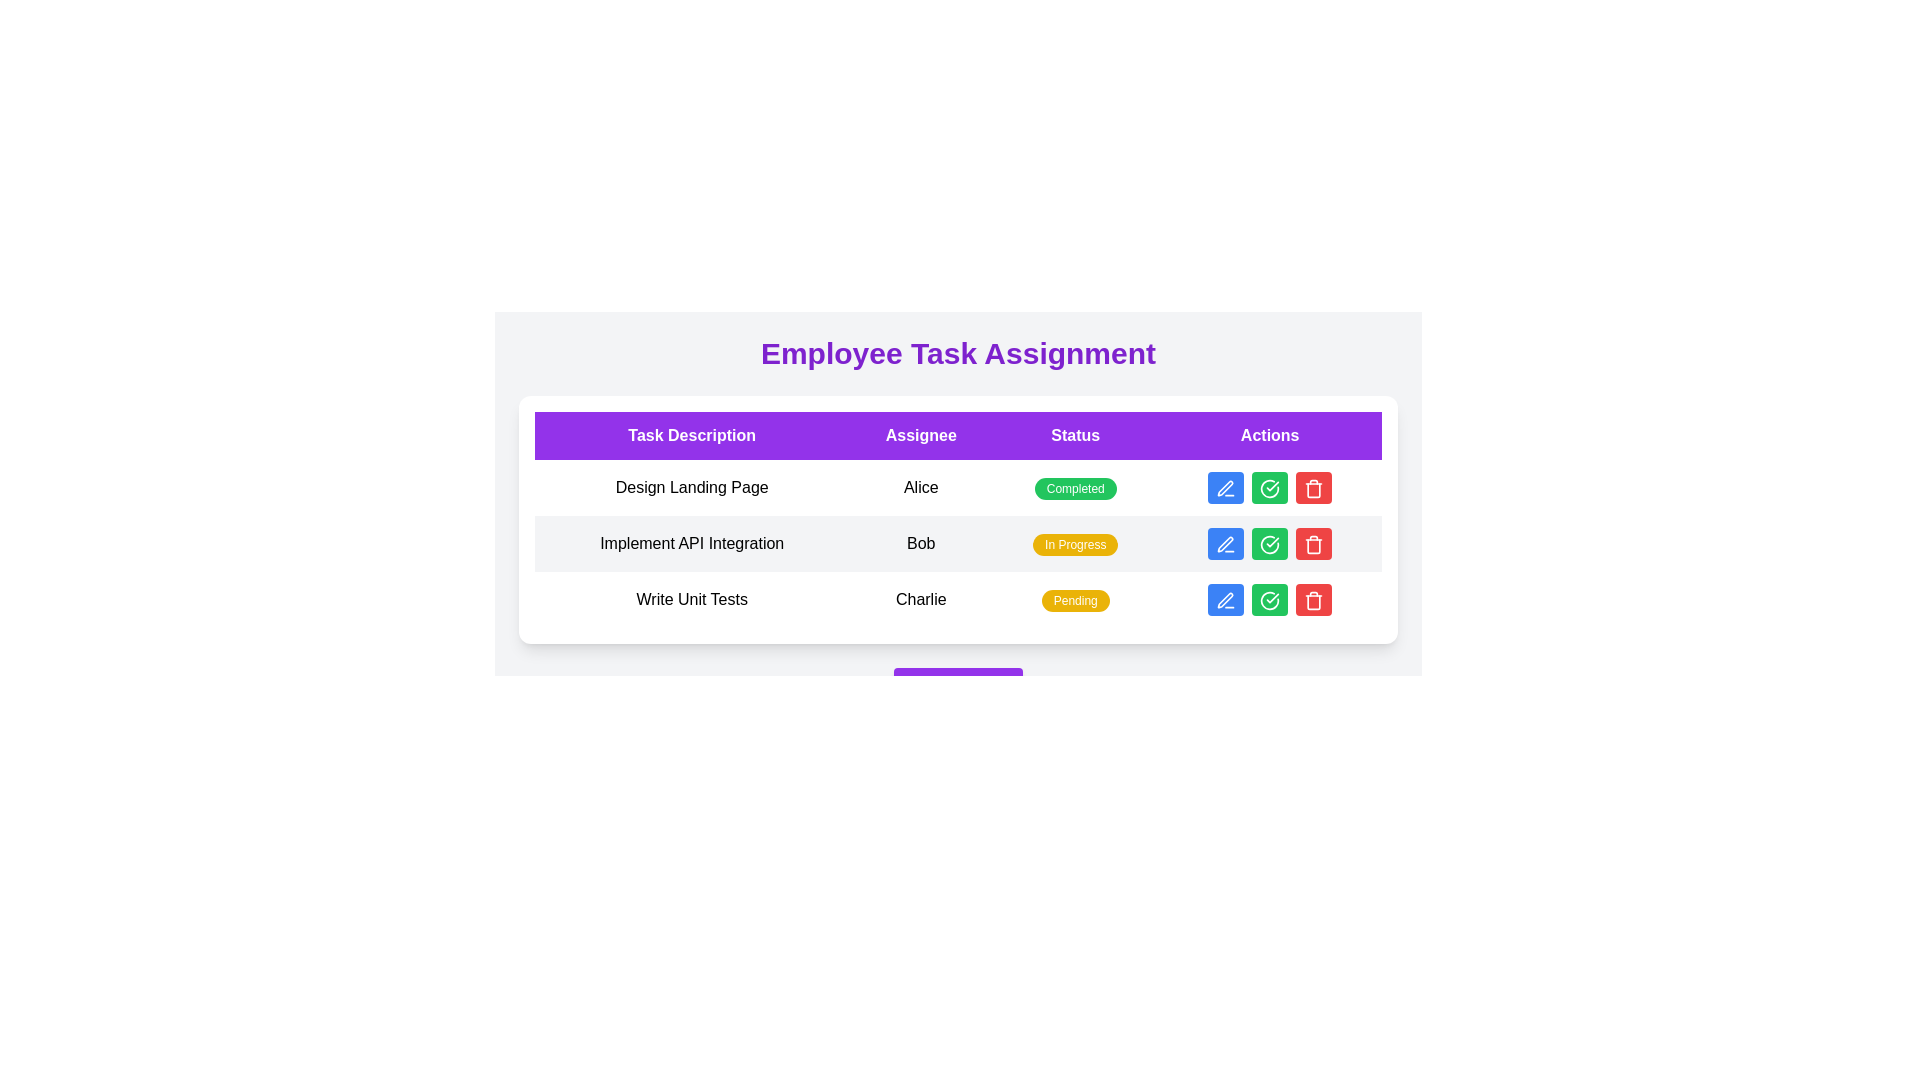 The width and height of the screenshot is (1920, 1080). Describe the element at coordinates (957, 599) in the screenshot. I see `the task entry in the table, specifically the third row under the headers 'Task Description', 'Assignee', 'Status', and 'Actions', which contains details about the task and actionable buttons` at that location.